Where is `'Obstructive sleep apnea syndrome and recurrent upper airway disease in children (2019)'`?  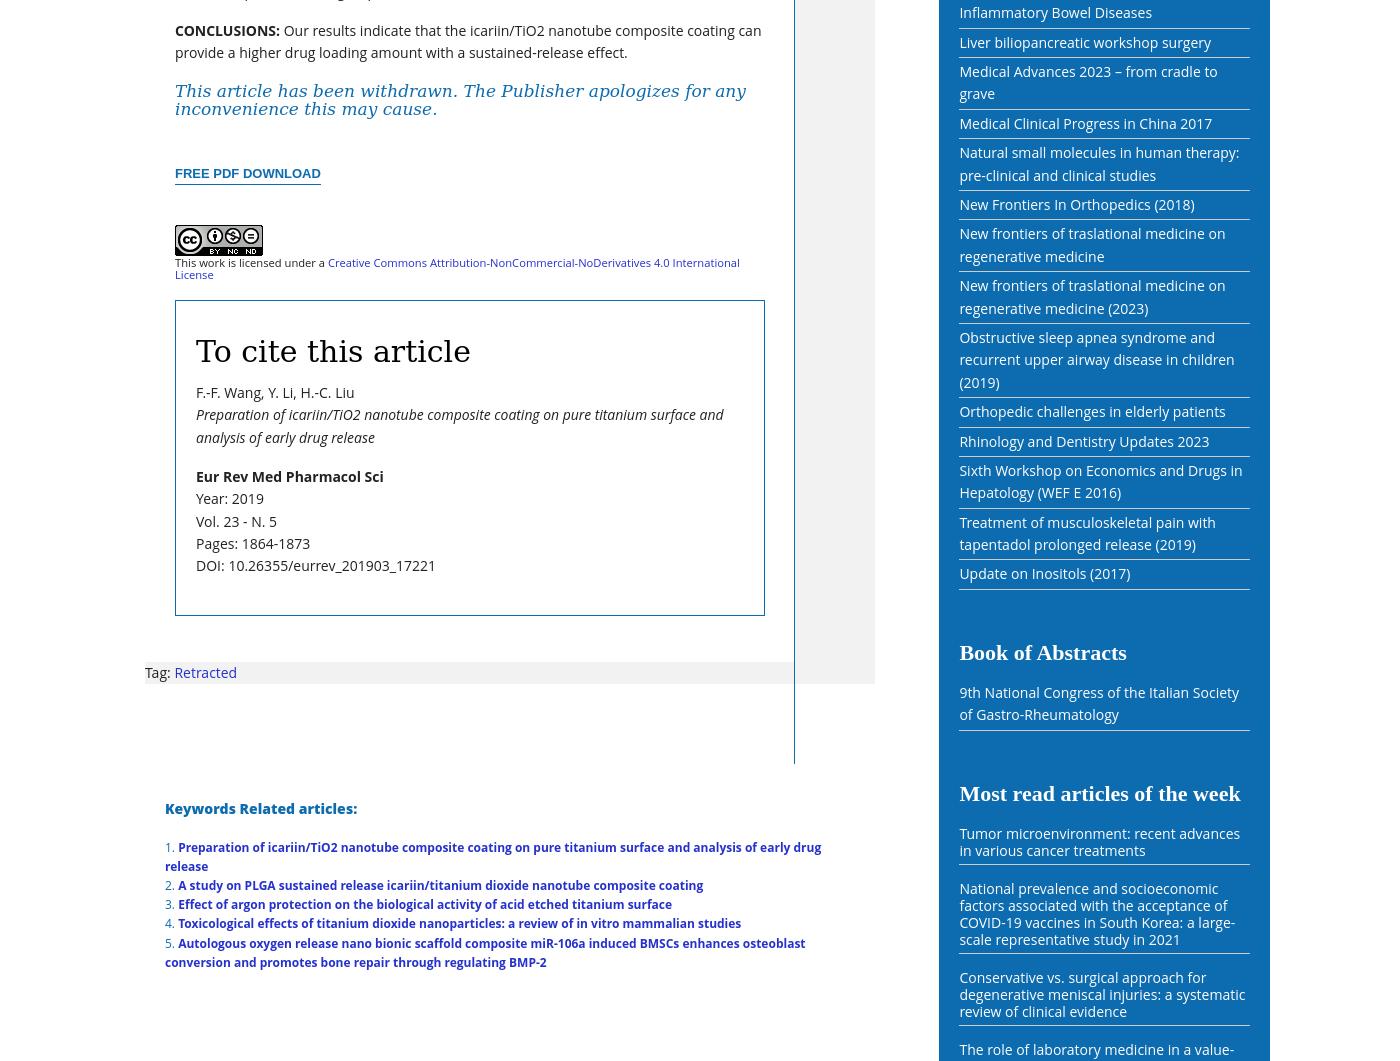
'Obstructive sleep apnea syndrome and recurrent upper airway disease in children (2019)' is located at coordinates (1096, 359).